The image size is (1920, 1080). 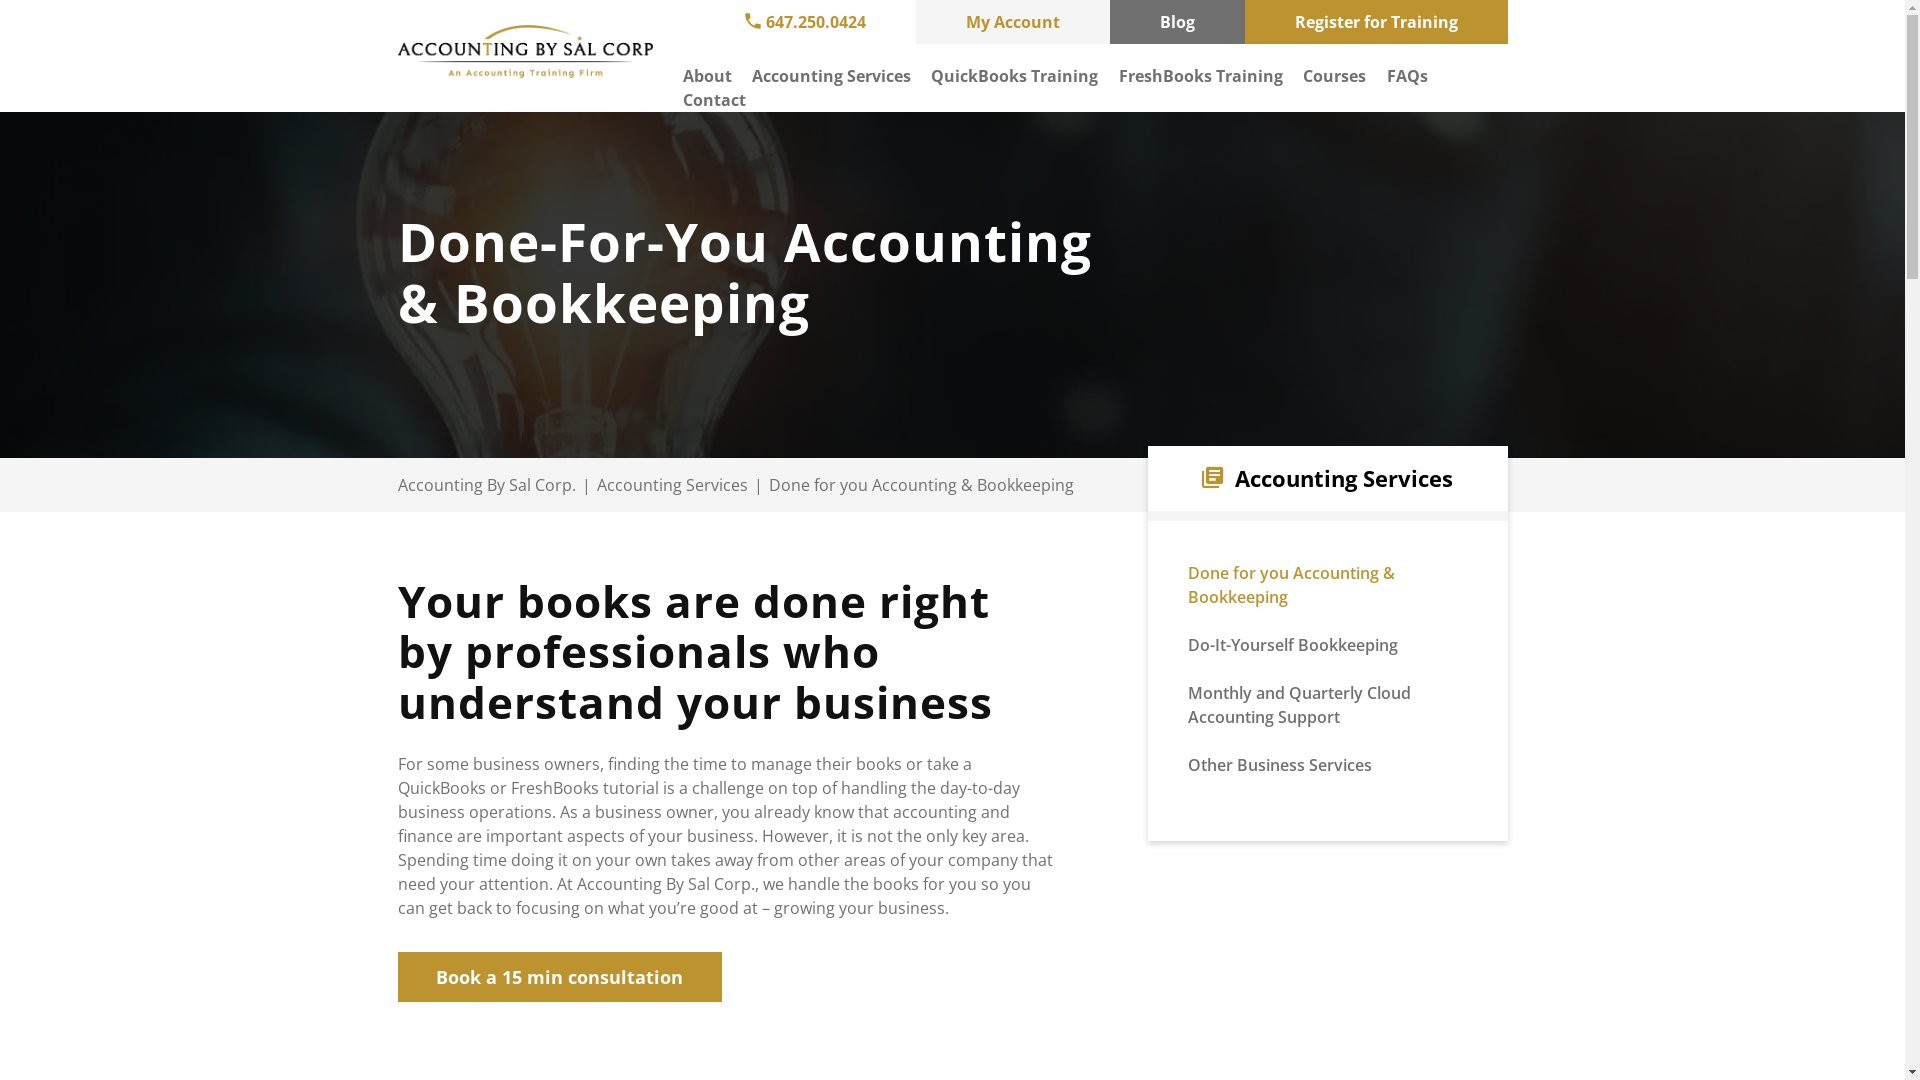 What do you see at coordinates (1334, 75) in the screenshot?
I see `'Courses'` at bounding box center [1334, 75].